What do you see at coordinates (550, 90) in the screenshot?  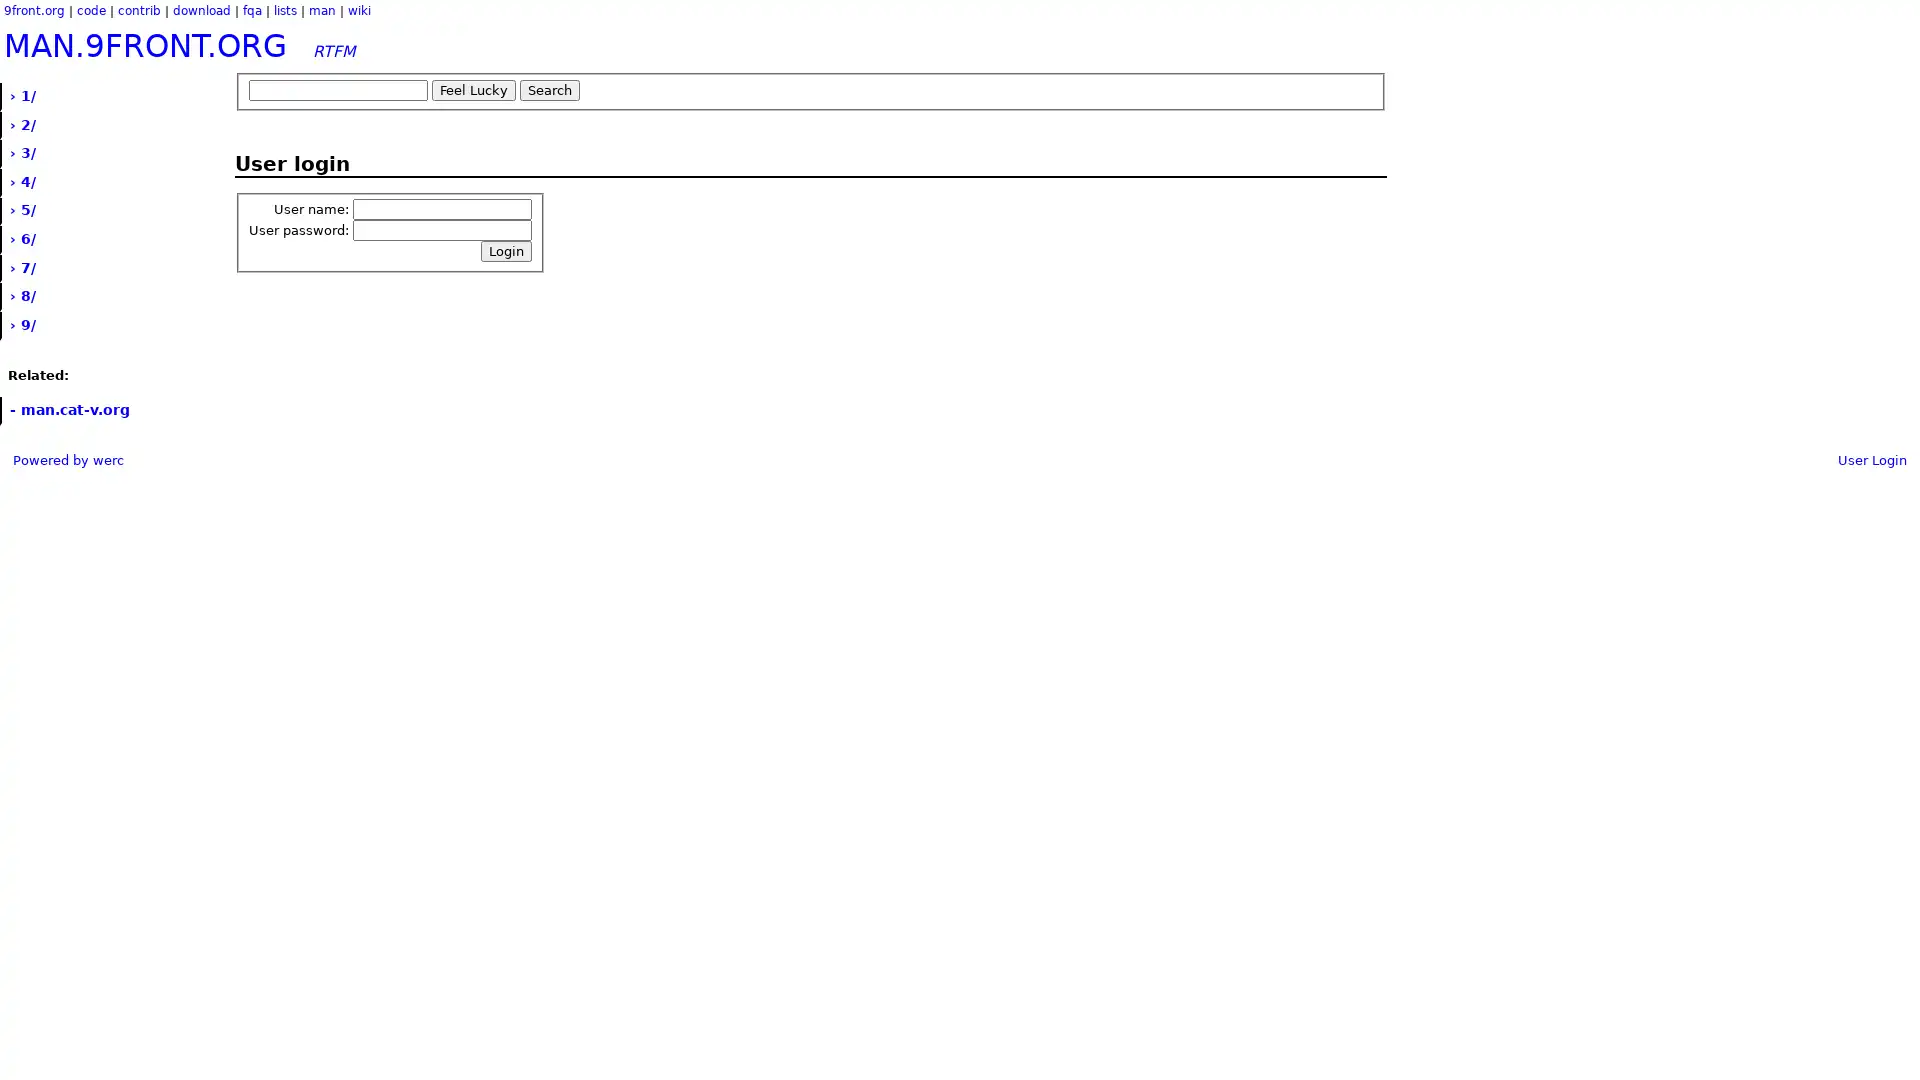 I see `Search` at bounding box center [550, 90].